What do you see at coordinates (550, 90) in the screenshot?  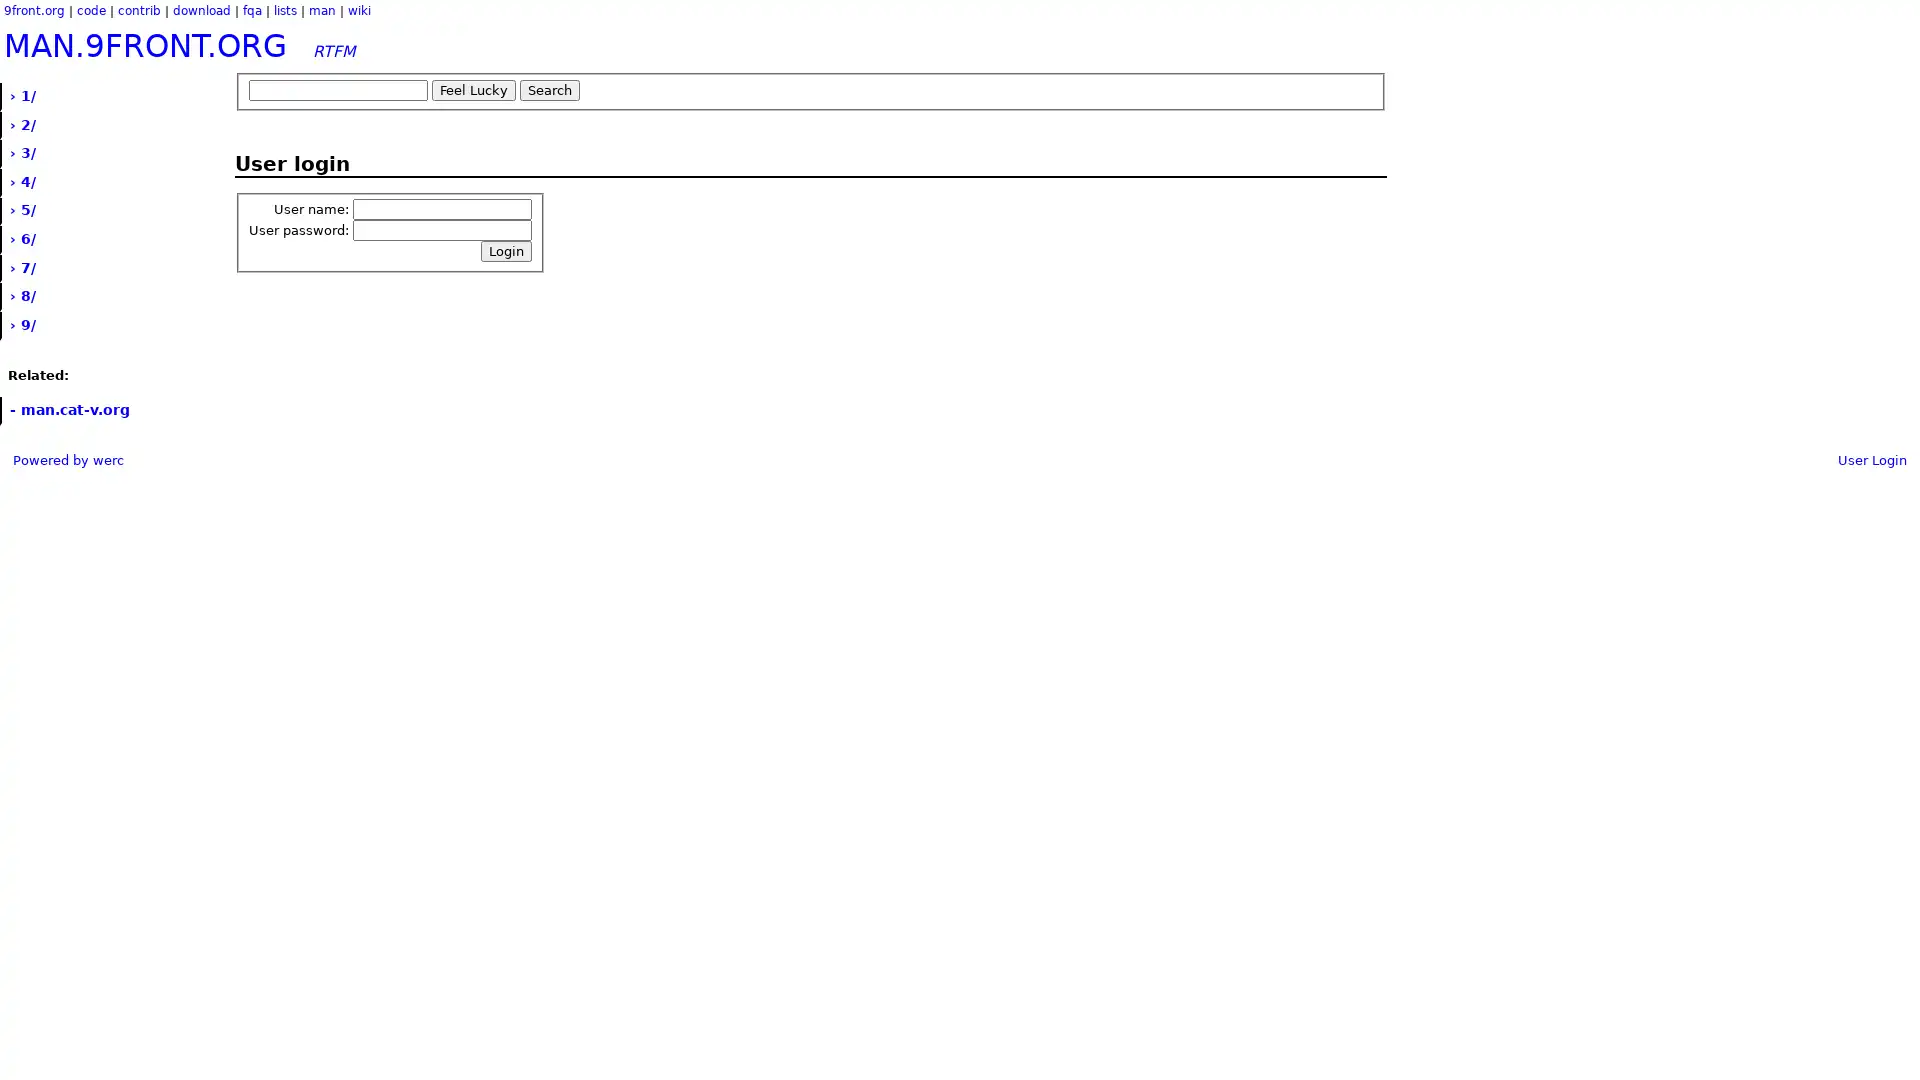 I see `Search` at bounding box center [550, 90].